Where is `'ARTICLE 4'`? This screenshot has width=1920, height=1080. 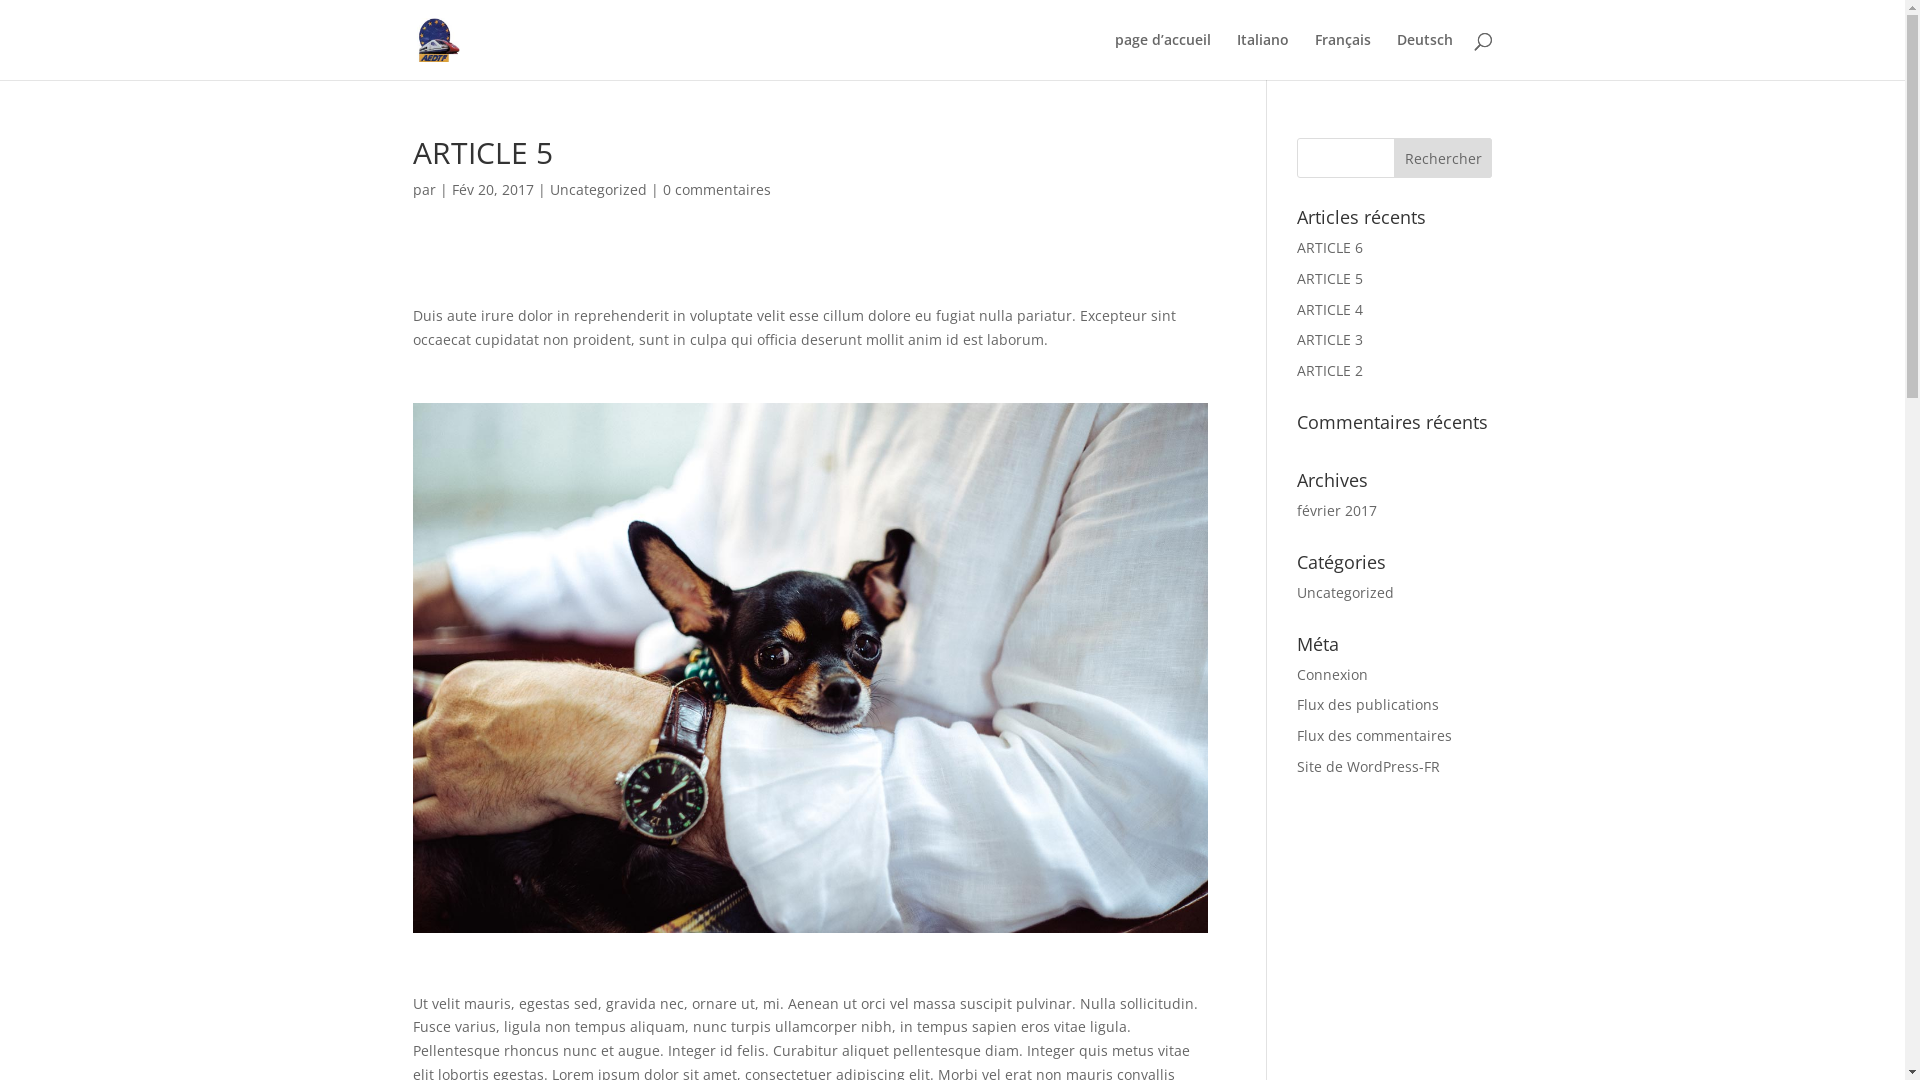
'ARTICLE 4' is located at coordinates (1329, 309).